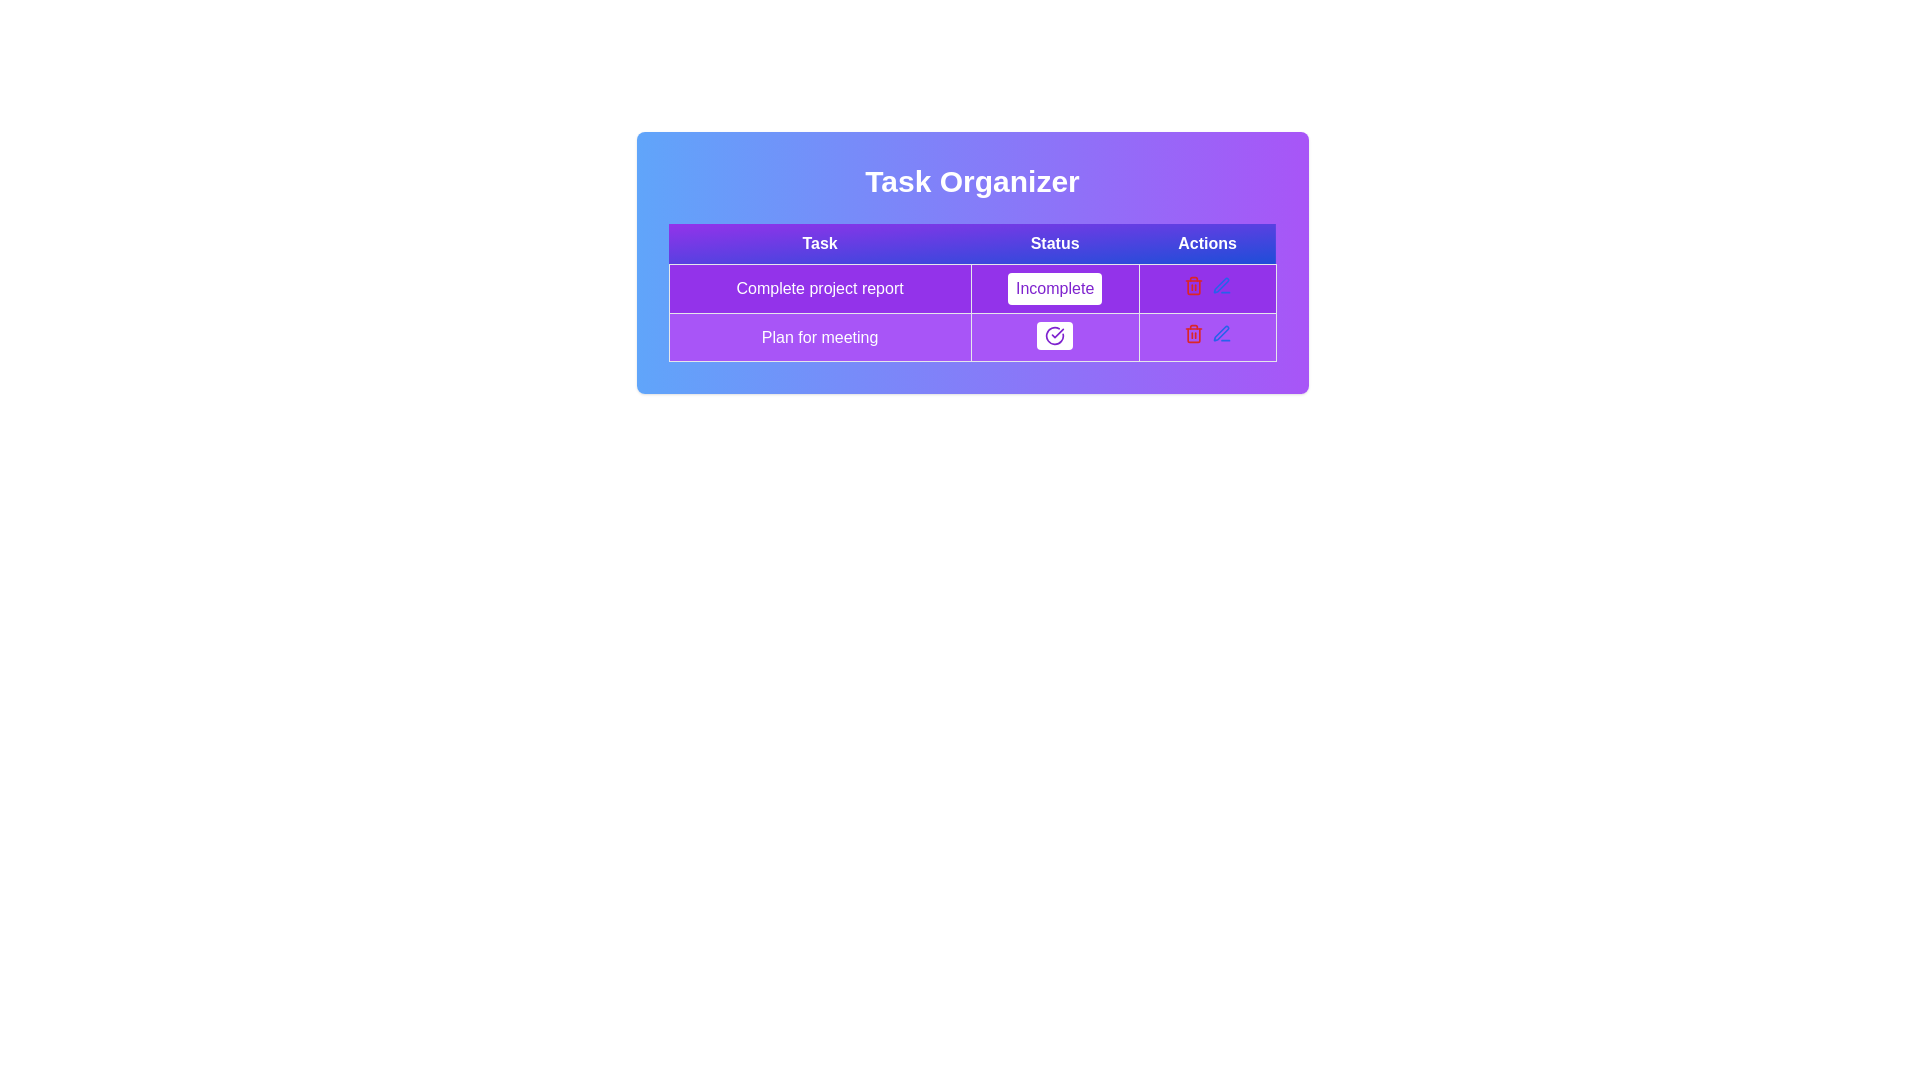 The height and width of the screenshot is (1080, 1920). Describe the element at coordinates (1220, 333) in the screenshot. I see `the blue pen icon in the 'Actions' column of the table, which signifies edit functionality for the 'Complete project report' task` at that location.